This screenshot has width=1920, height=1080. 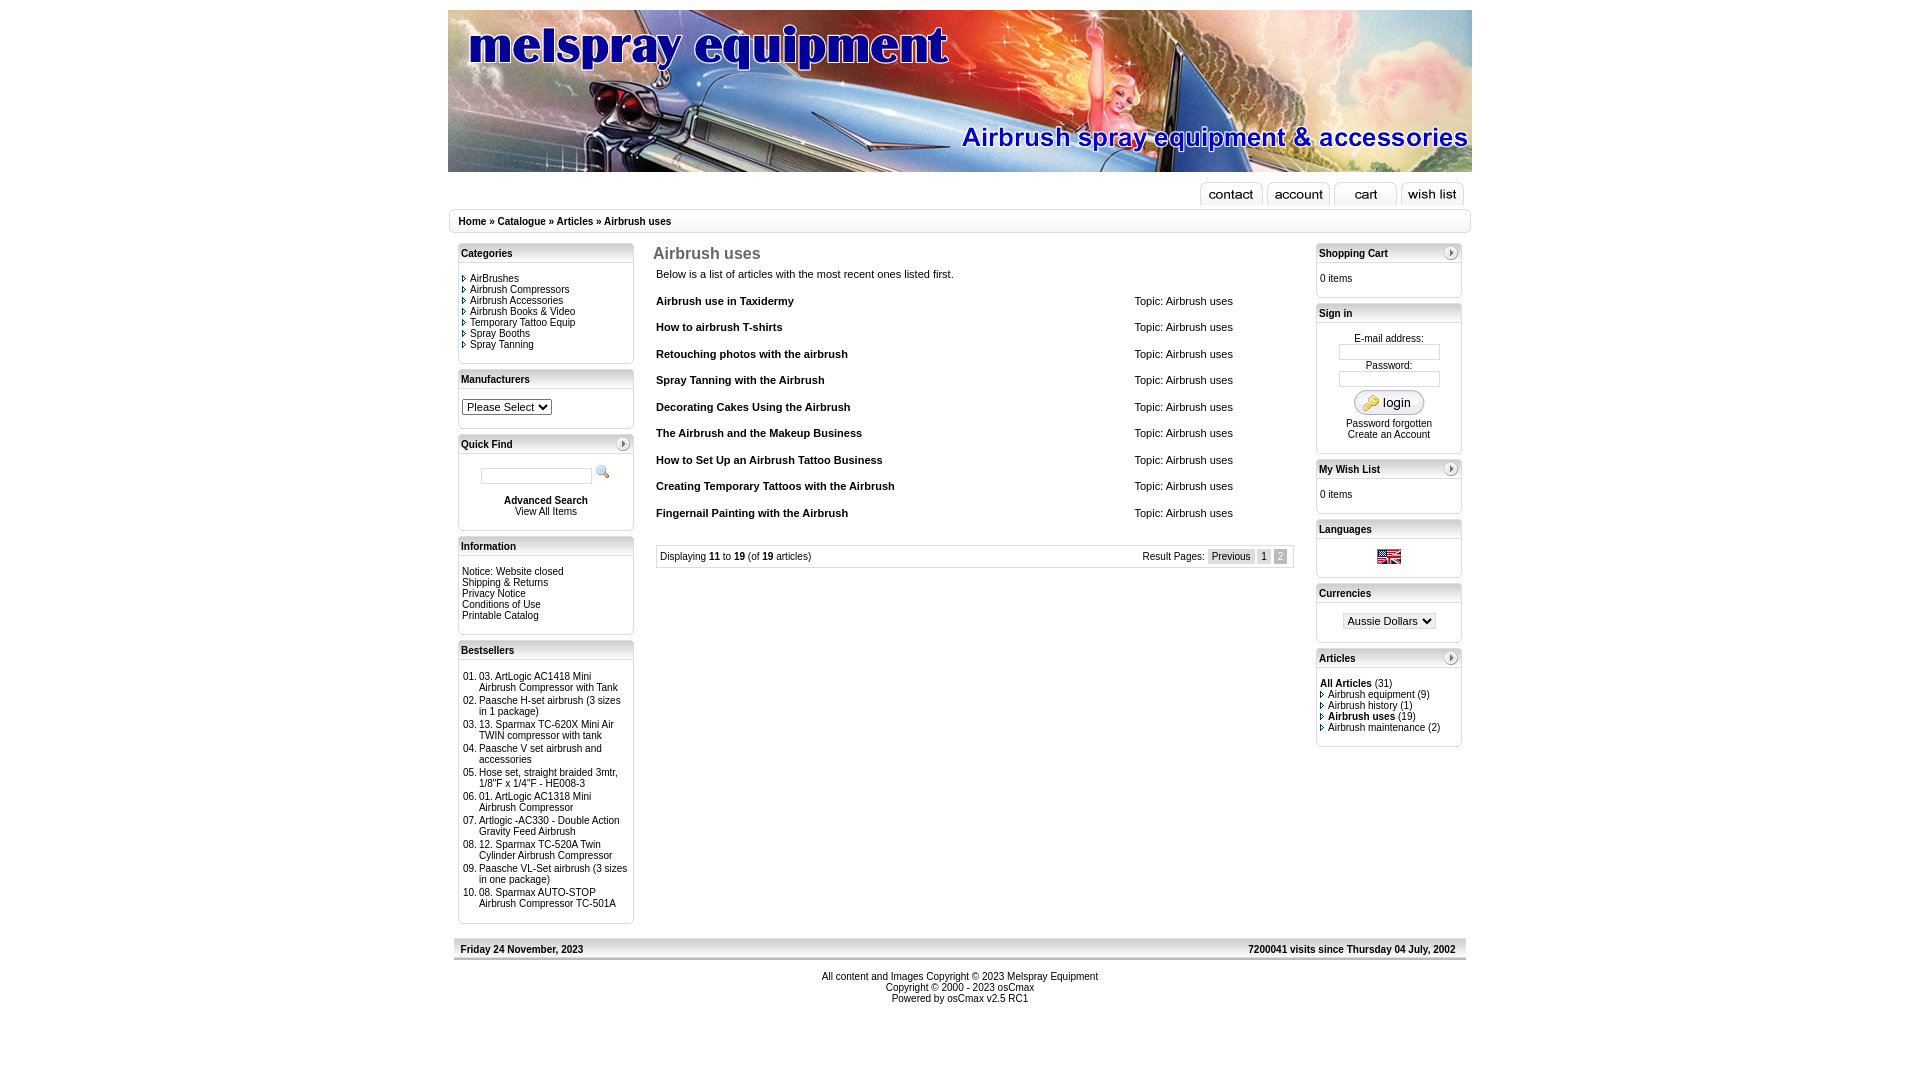 I want to click on 'Temporary Tattoo Equip', so click(x=518, y=321).